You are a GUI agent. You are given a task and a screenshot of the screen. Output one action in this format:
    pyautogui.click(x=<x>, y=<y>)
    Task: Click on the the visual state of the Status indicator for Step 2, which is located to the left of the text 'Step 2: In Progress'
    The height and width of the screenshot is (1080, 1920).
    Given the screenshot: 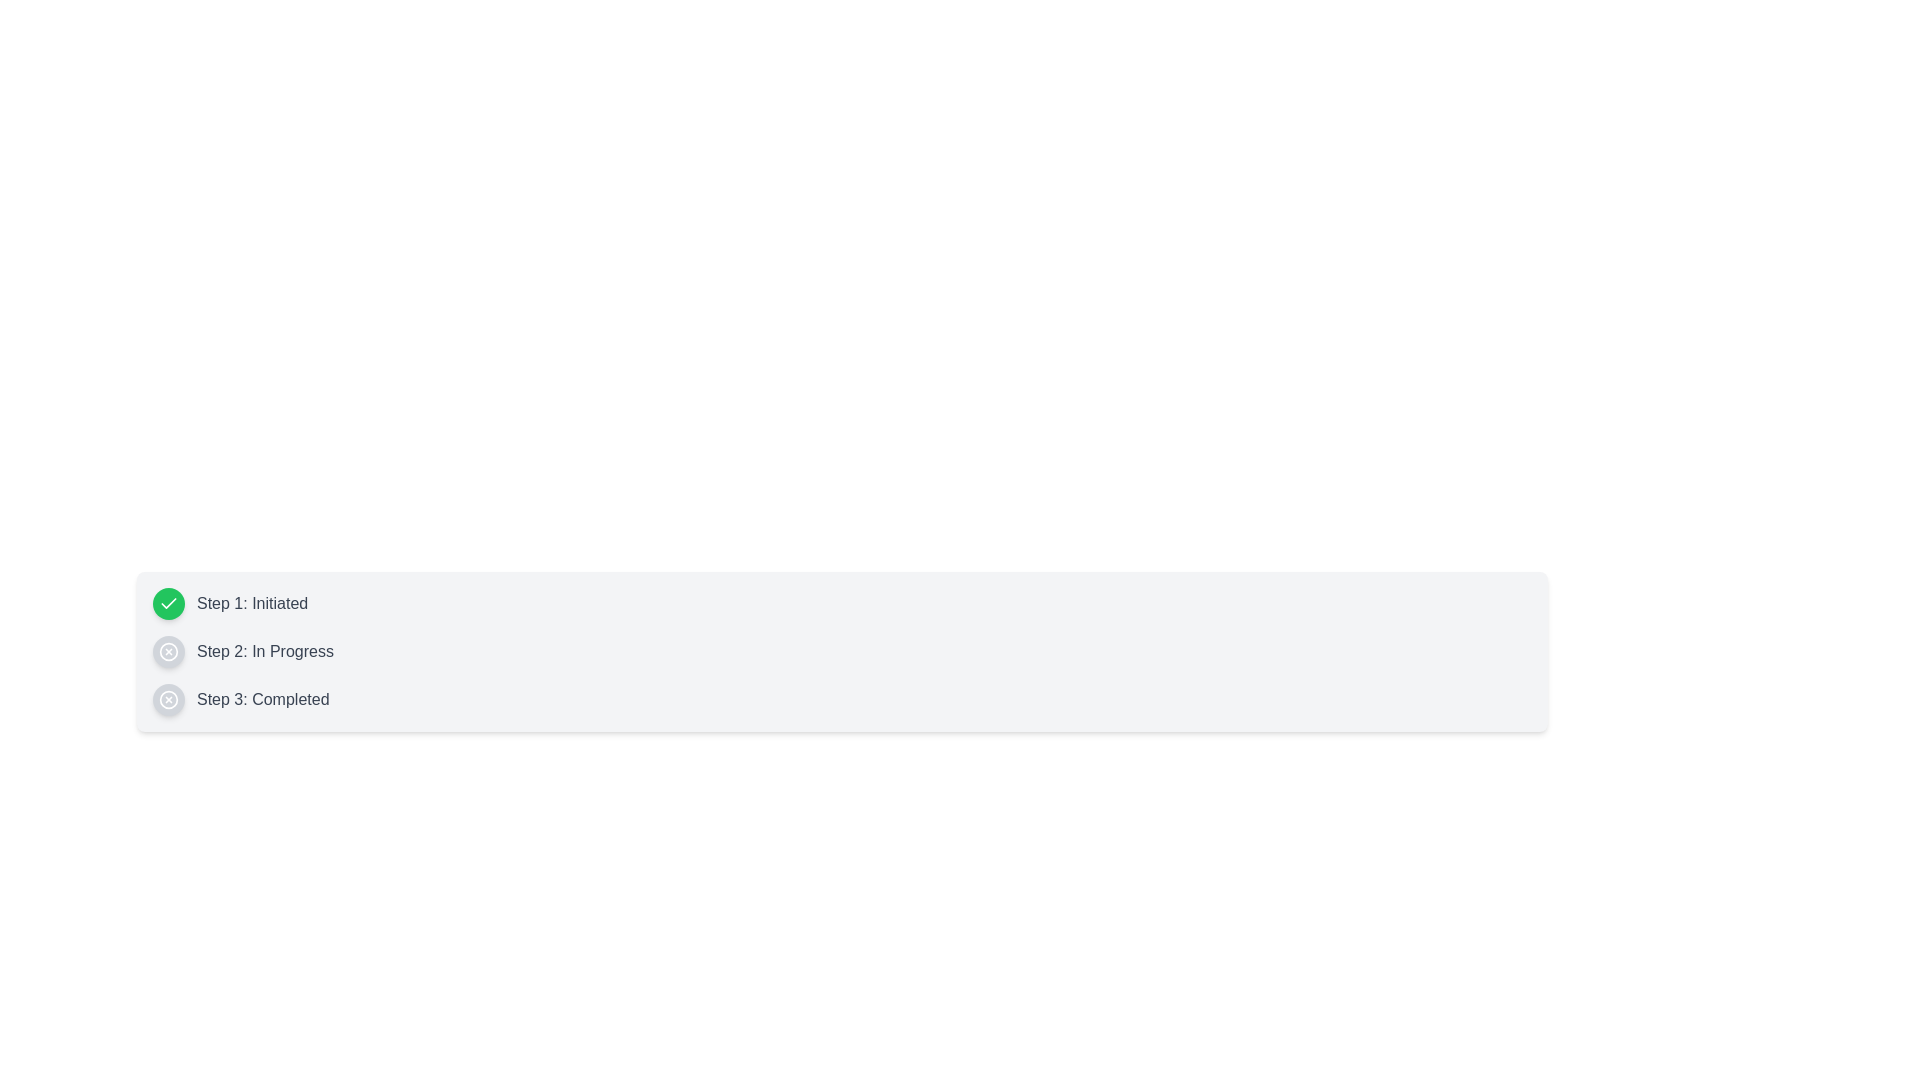 What is the action you would take?
    pyautogui.click(x=168, y=651)
    